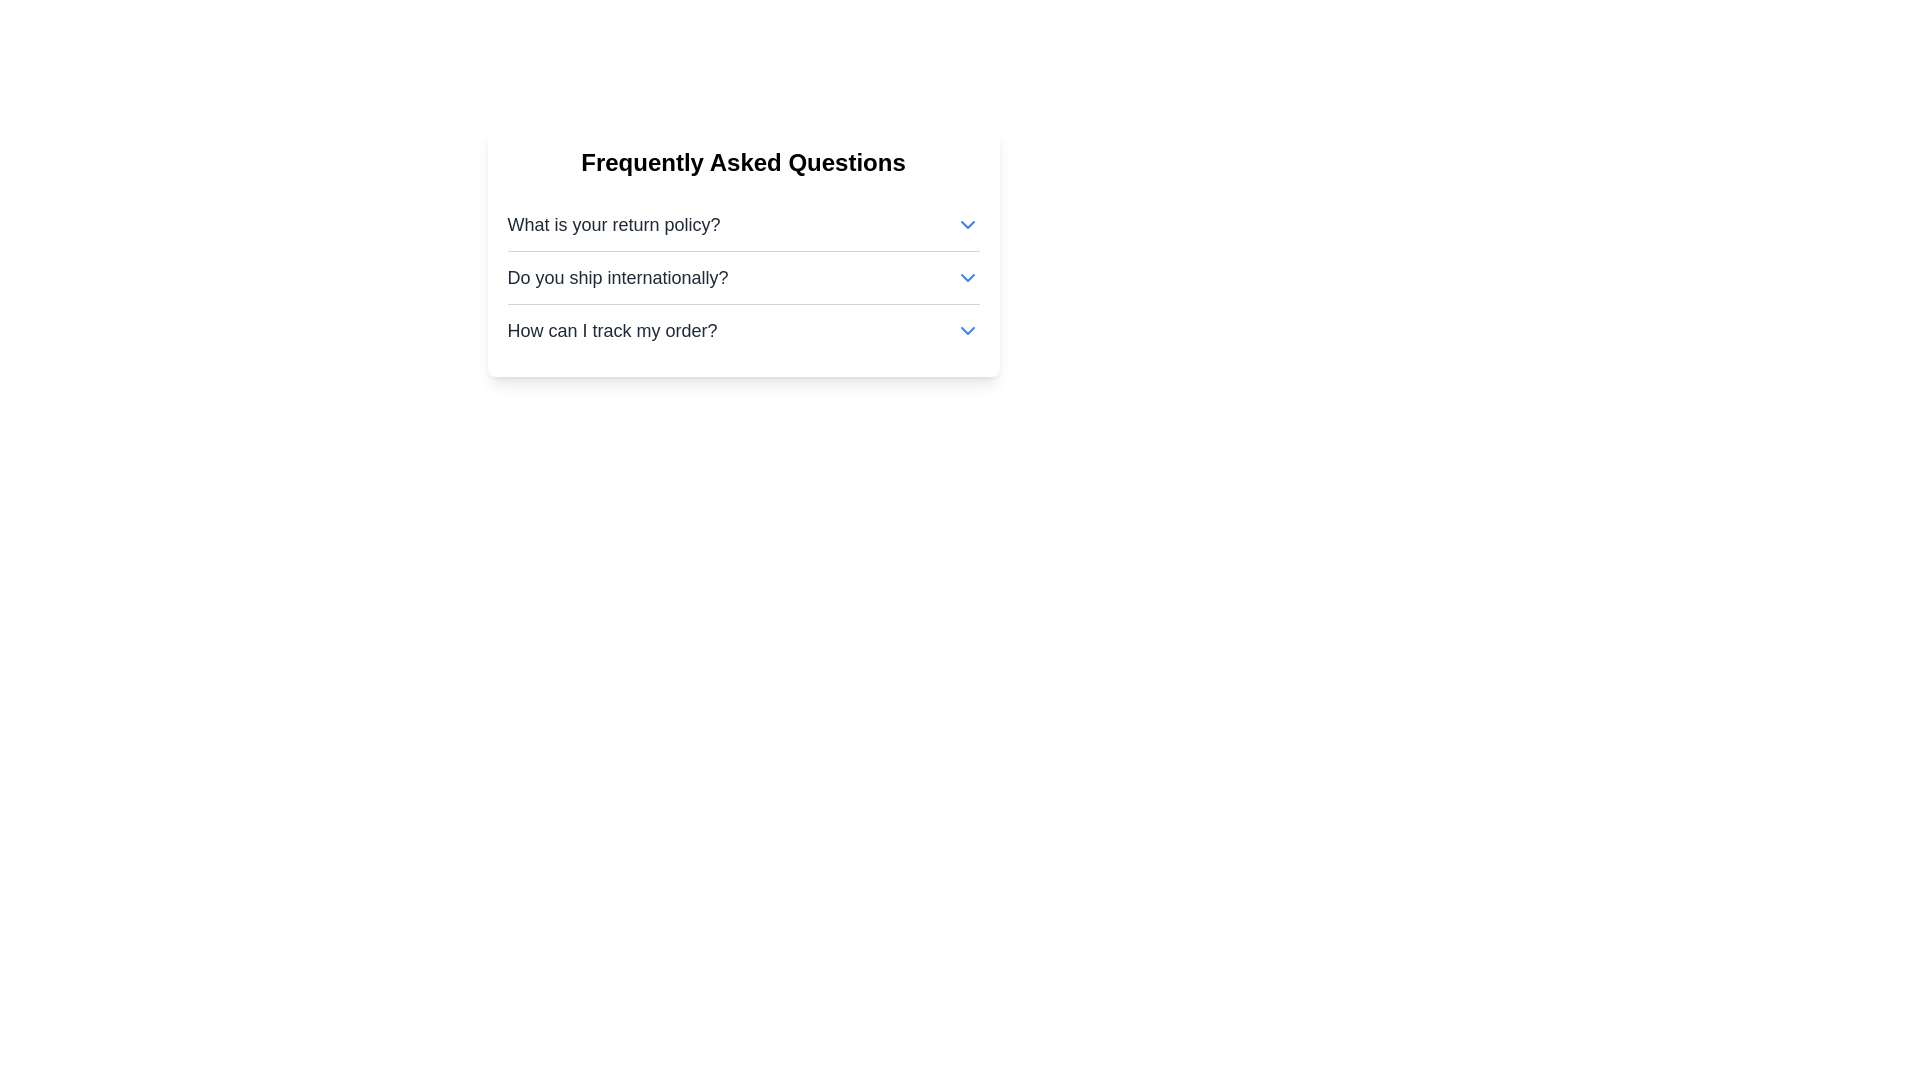 The width and height of the screenshot is (1920, 1080). I want to click on the second interactive question expander in the FAQ section, located between 'What is your return policy?' and 'How can I track my order?', so click(742, 277).